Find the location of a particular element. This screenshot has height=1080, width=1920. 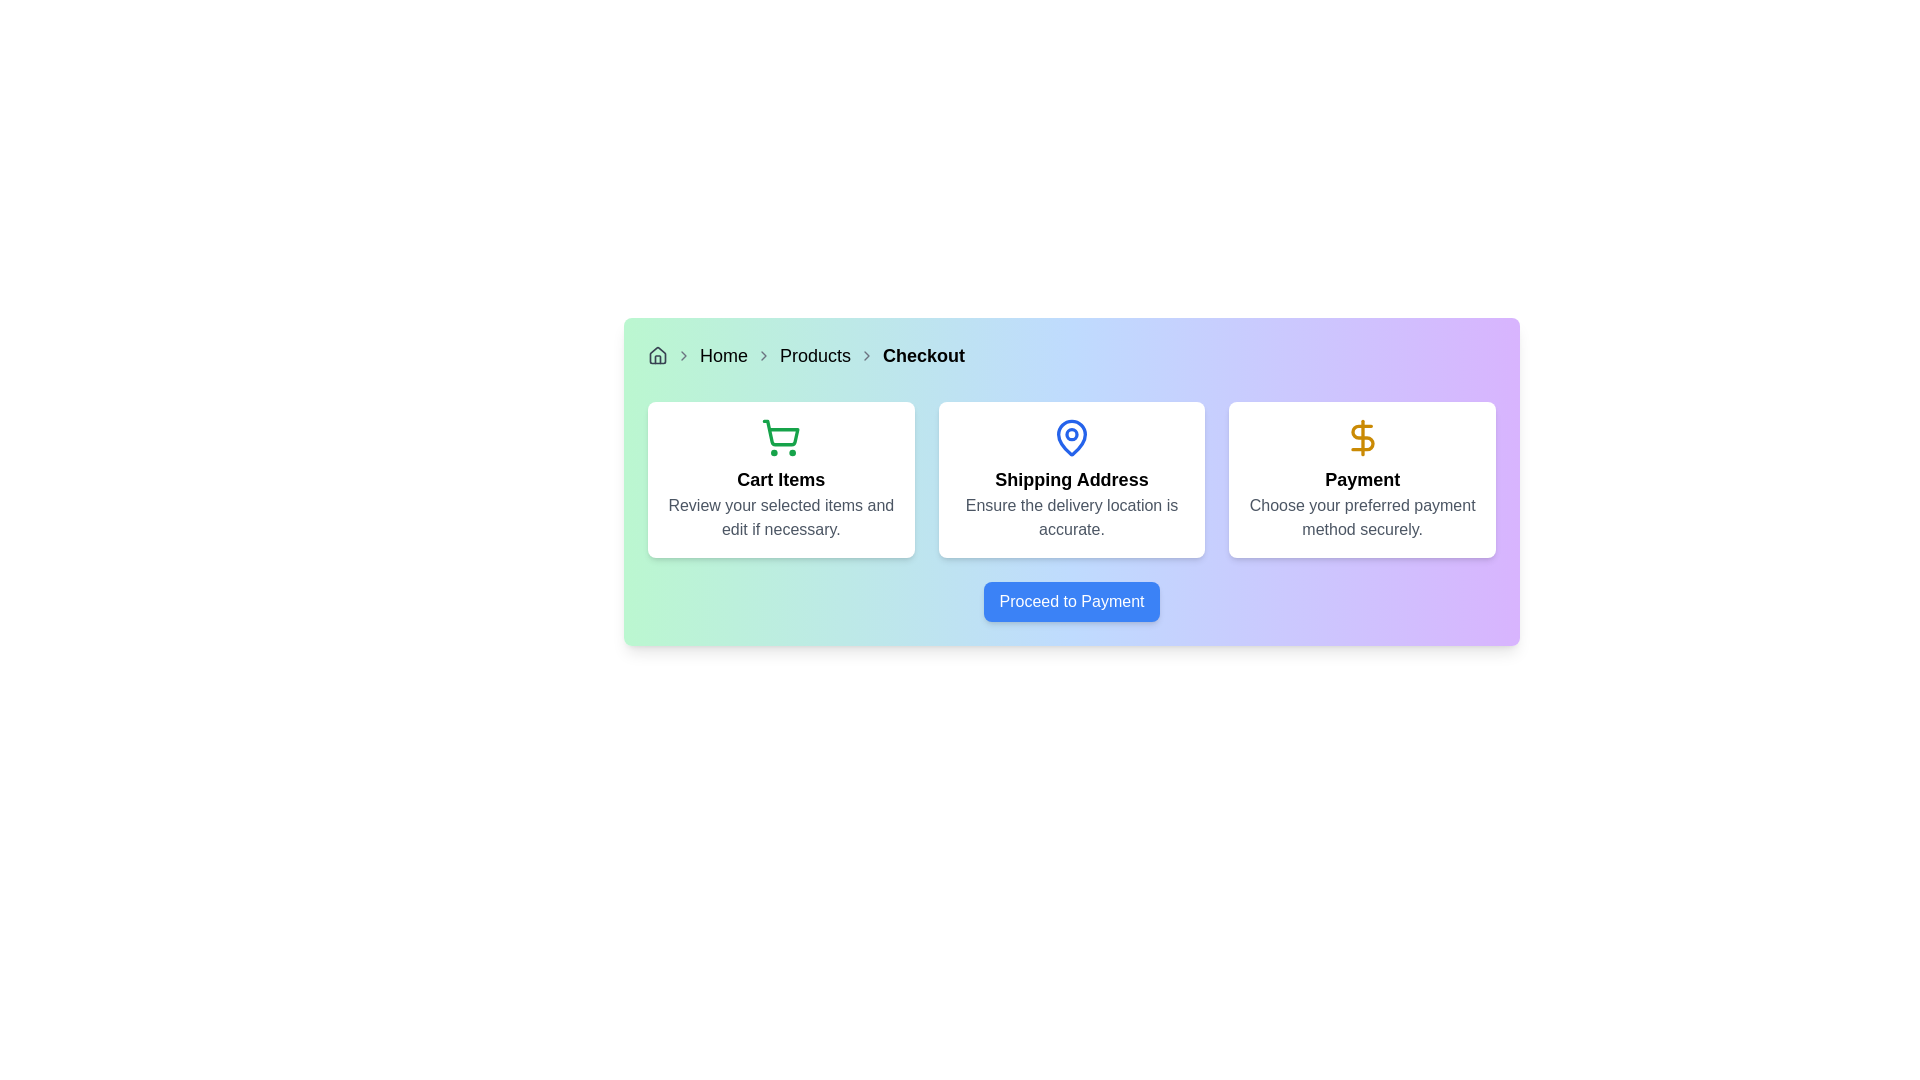

the informational card located in the top left corner of the grouping, which displays a summary of the user's selected items in their cart is located at coordinates (780, 479).